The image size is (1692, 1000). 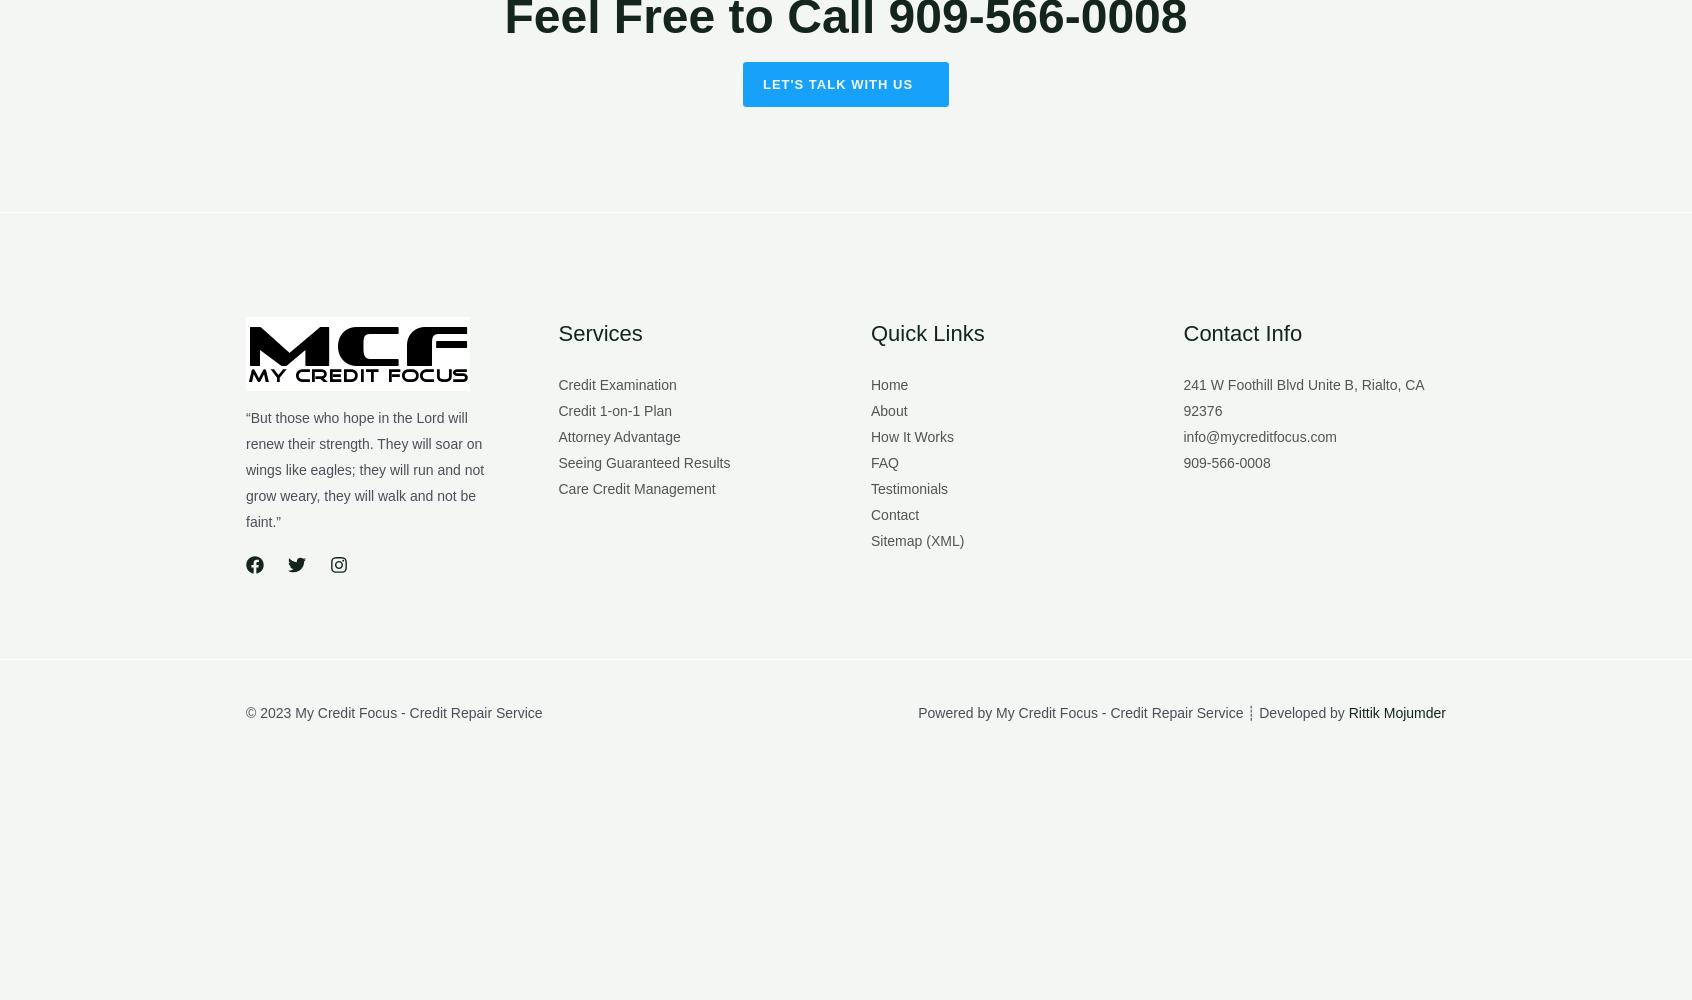 What do you see at coordinates (1302, 397) in the screenshot?
I see `'241 W Foothill Blvd Unite B, Rialto, CA 92376'` at bounding box center [1302, 397].